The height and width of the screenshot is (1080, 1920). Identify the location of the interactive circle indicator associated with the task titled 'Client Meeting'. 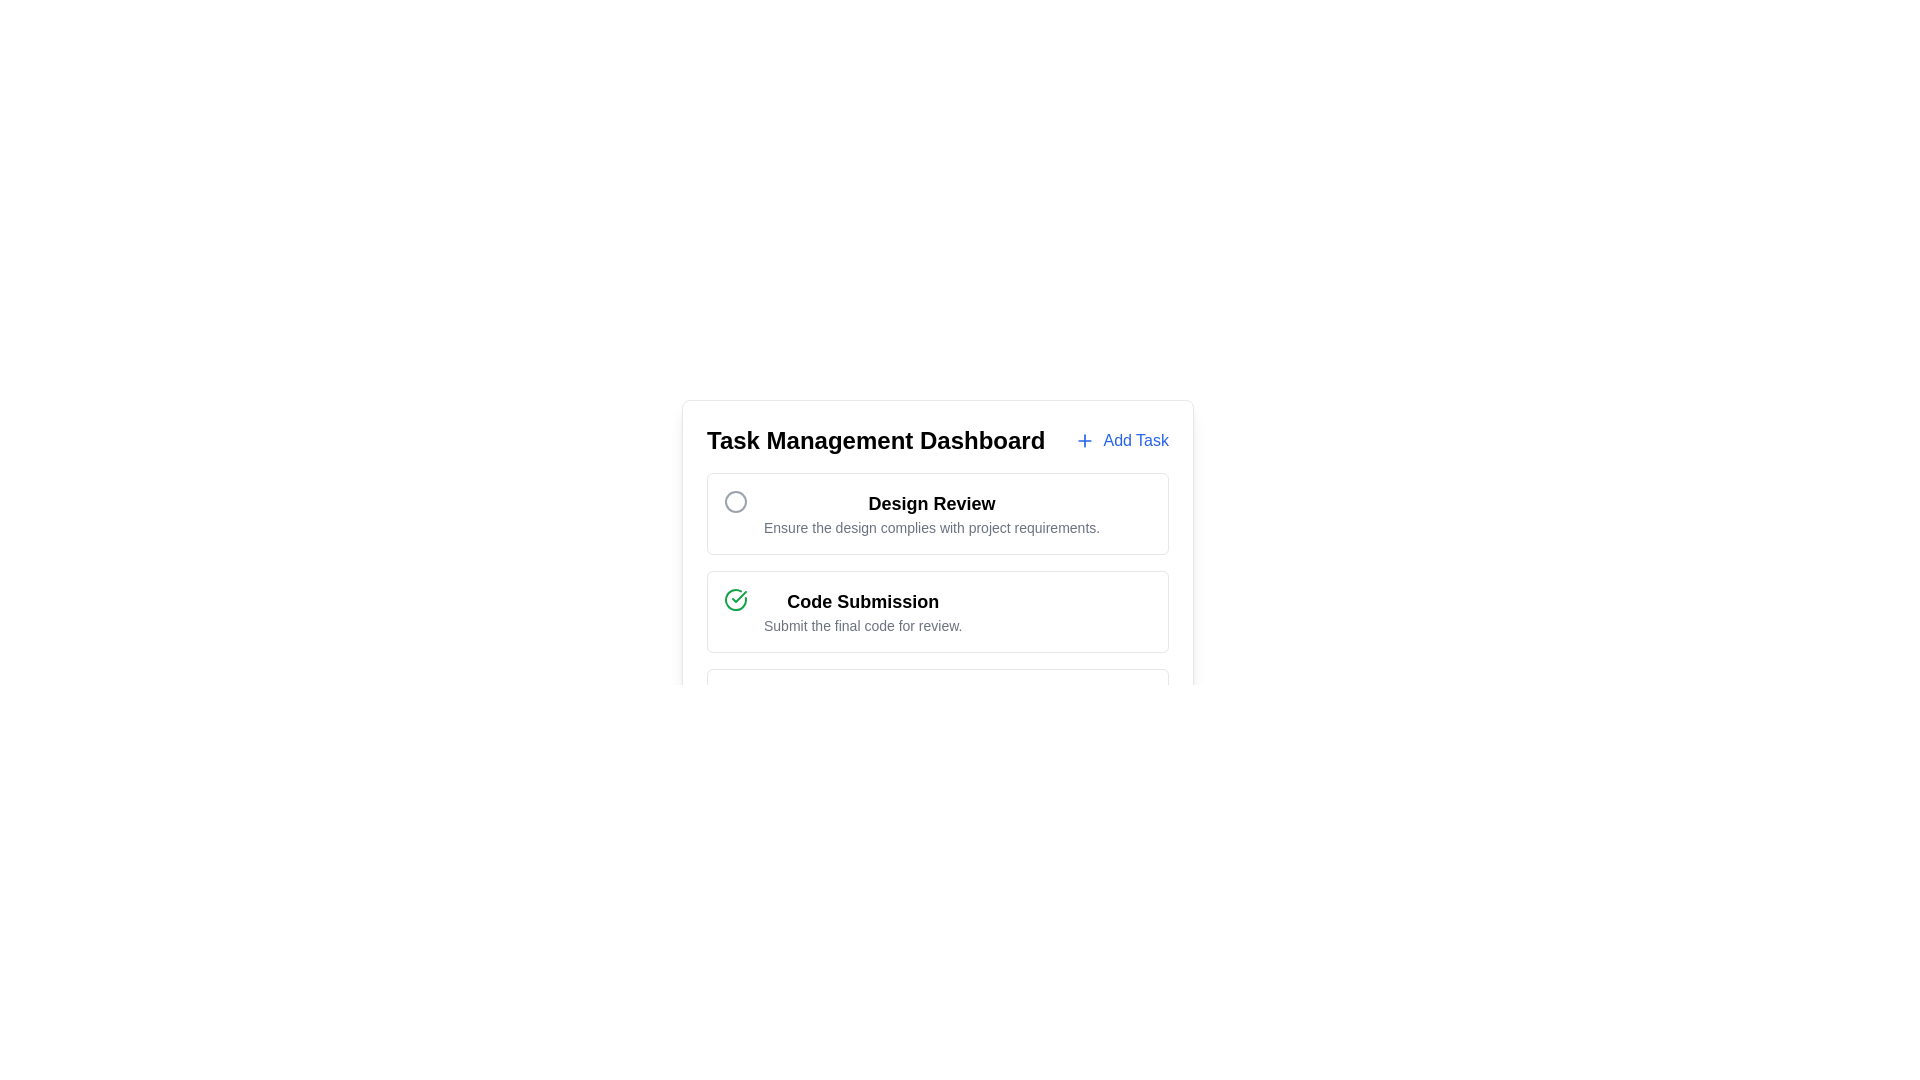
(734, 697).